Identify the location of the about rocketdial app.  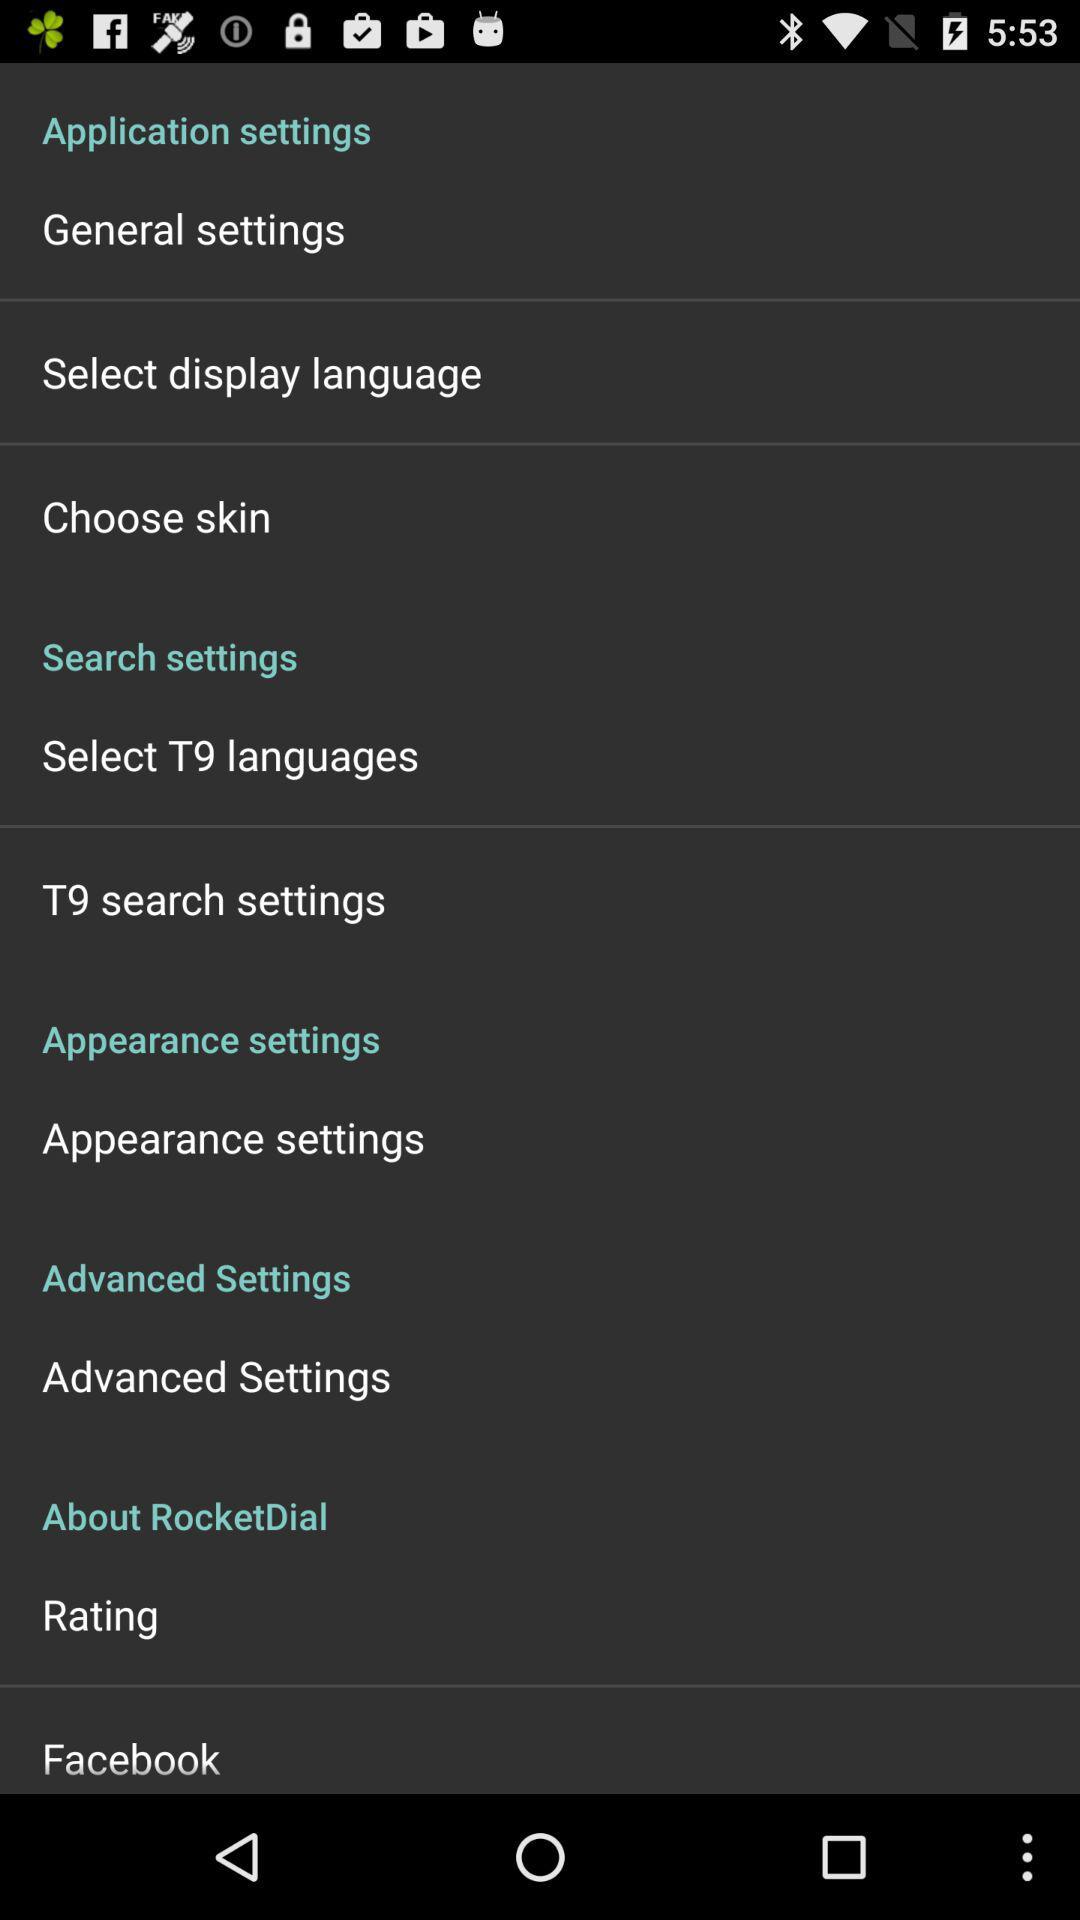
(540, 1494).